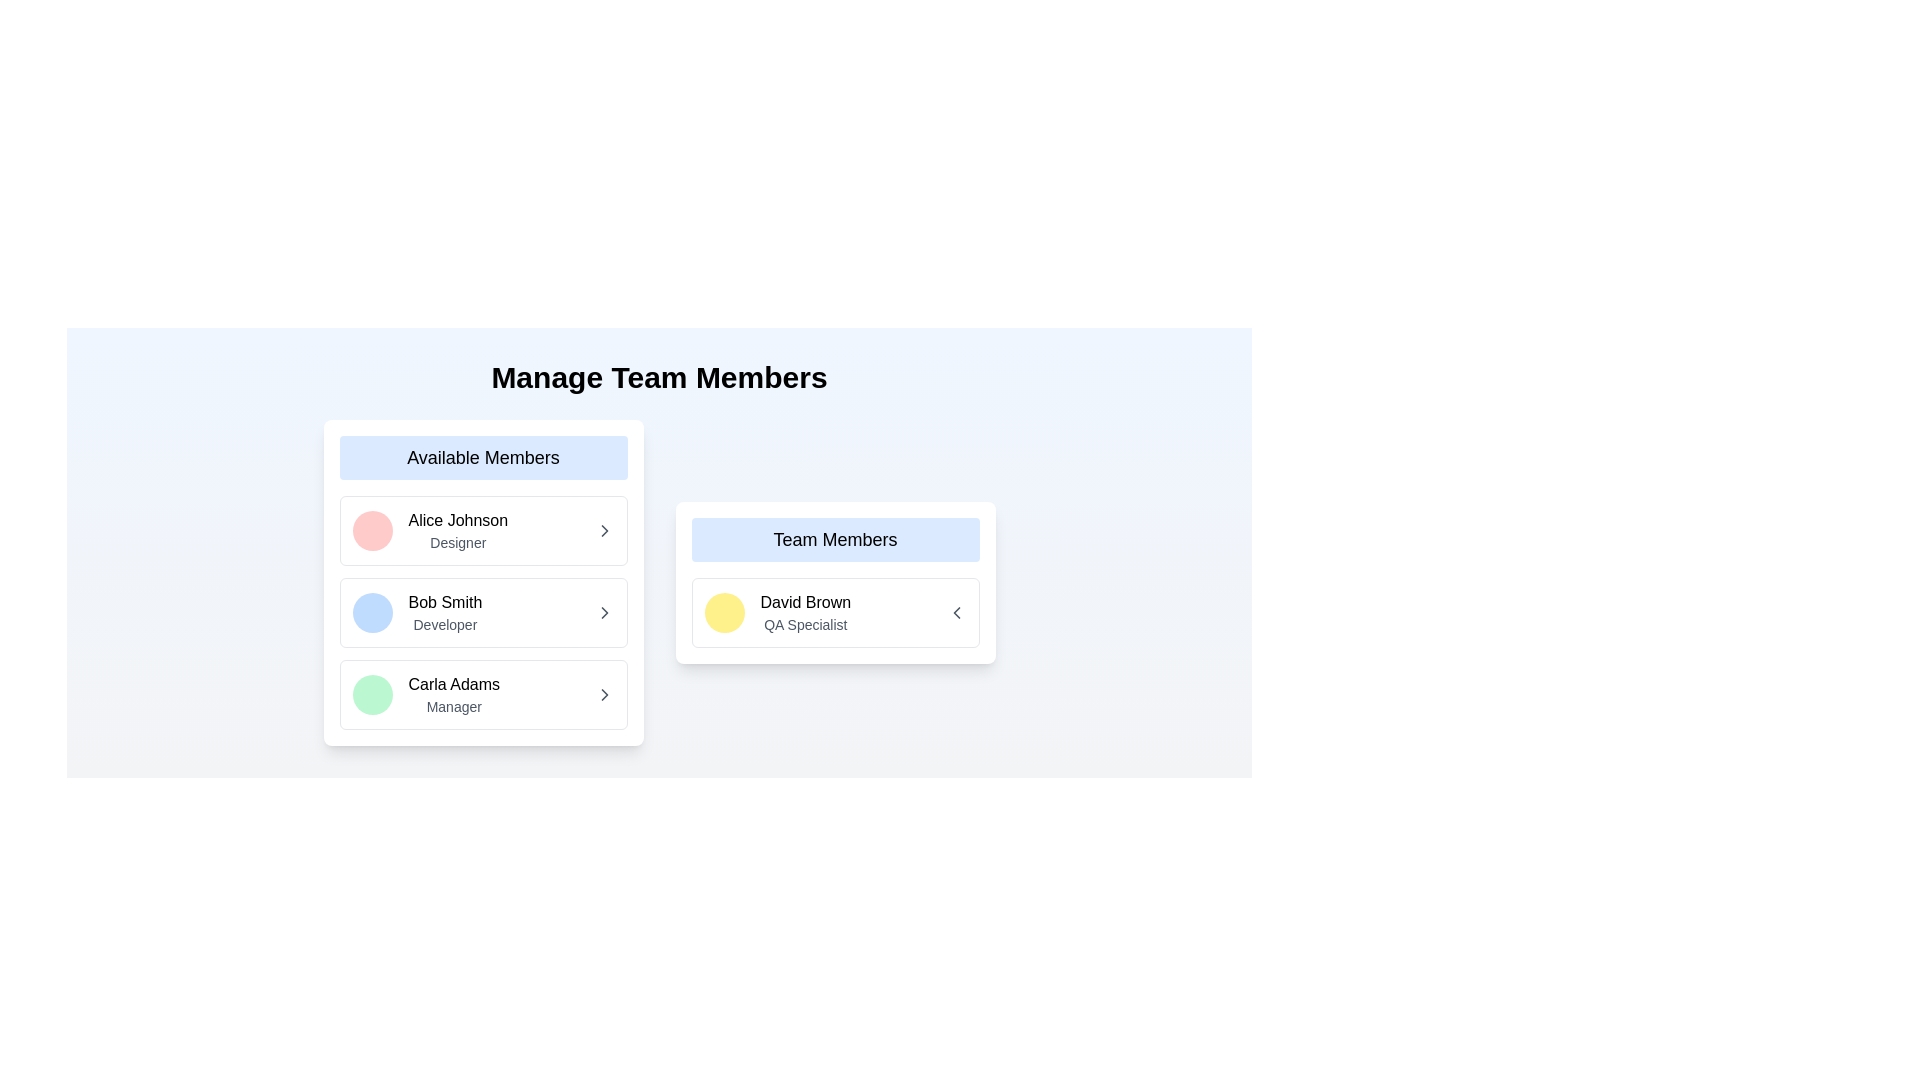 The image size is (1920, 1080). Describe the element at coordinates (723, 612) in the screenshot. I see `the Avatar placeholder representing the profile picture of team member 'David Brown', located at the far left of the 'Team Members' entry` at that location.